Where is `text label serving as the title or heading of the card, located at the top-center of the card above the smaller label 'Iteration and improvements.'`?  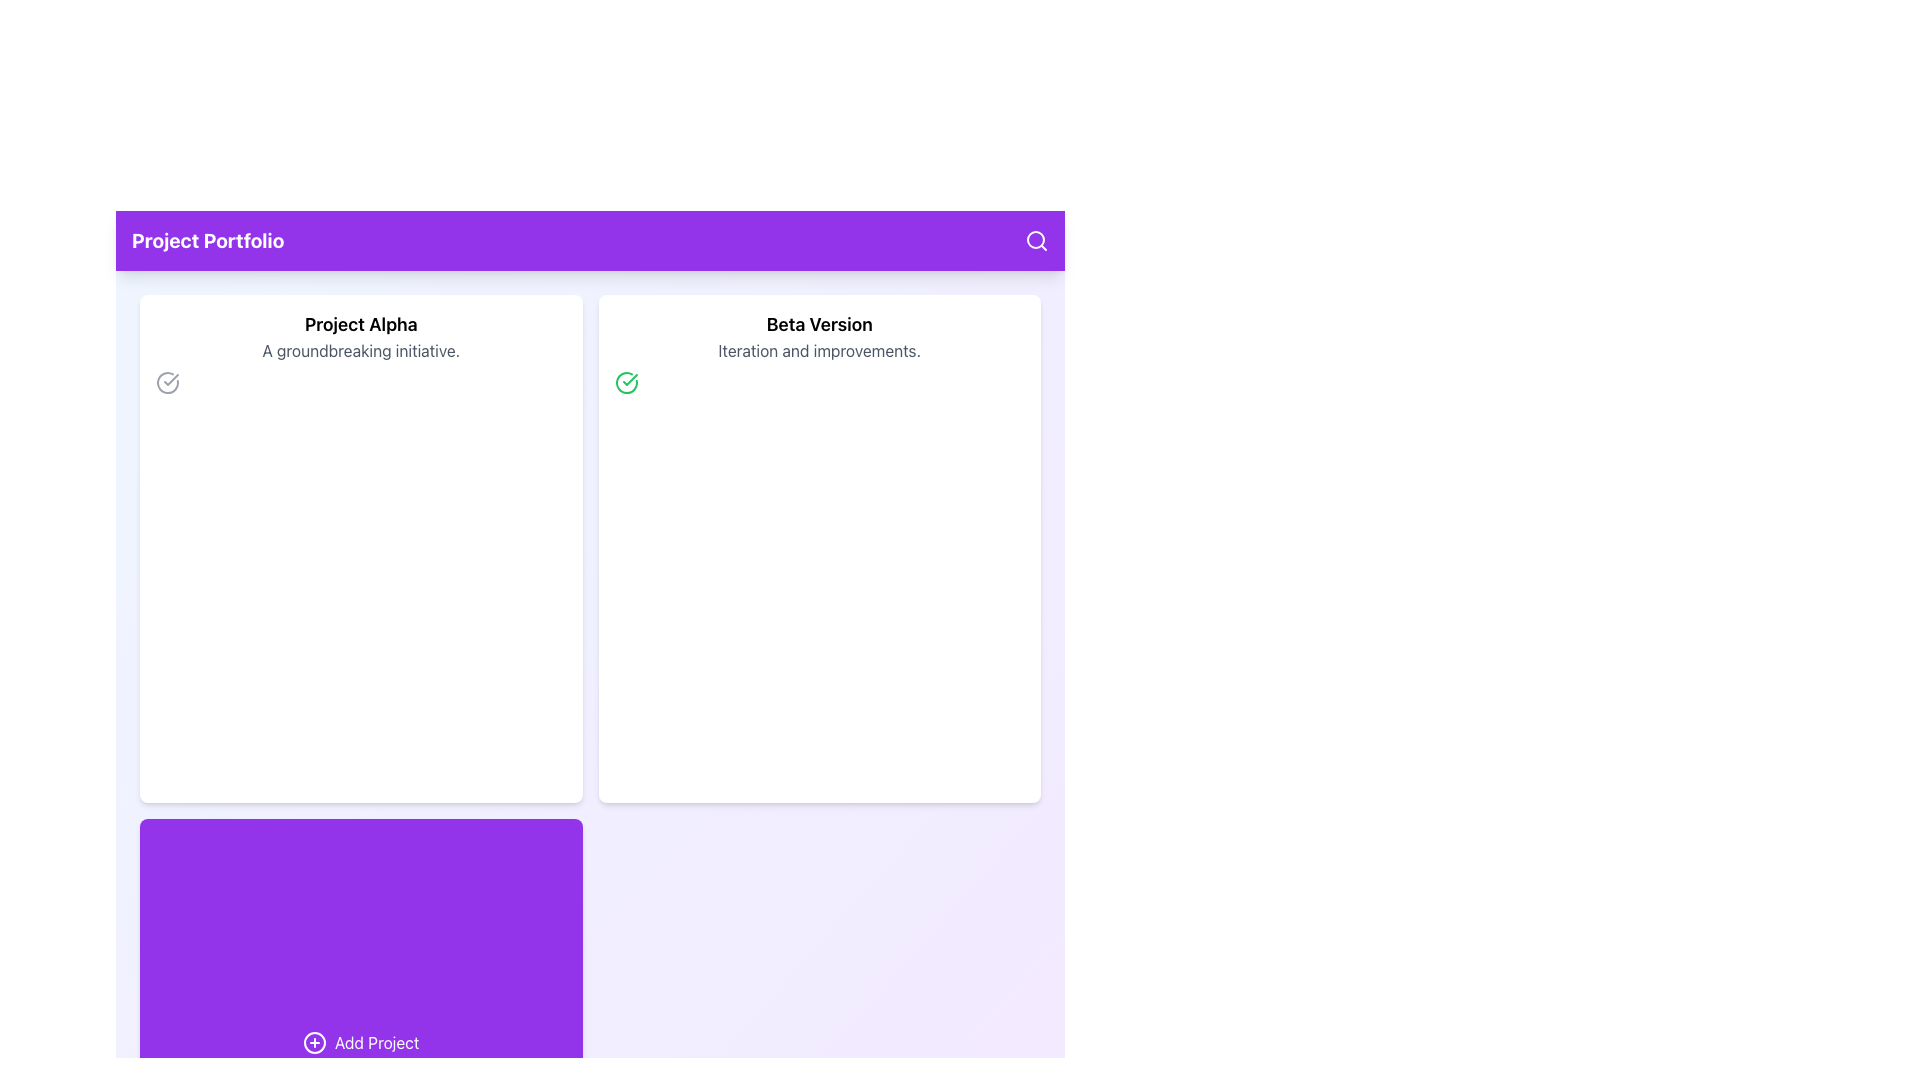 text label serving as the title or heading of the card, located at the top-center of the card above the smaller label 'Iteration and improvements.' is located at coordinates (819, 323).